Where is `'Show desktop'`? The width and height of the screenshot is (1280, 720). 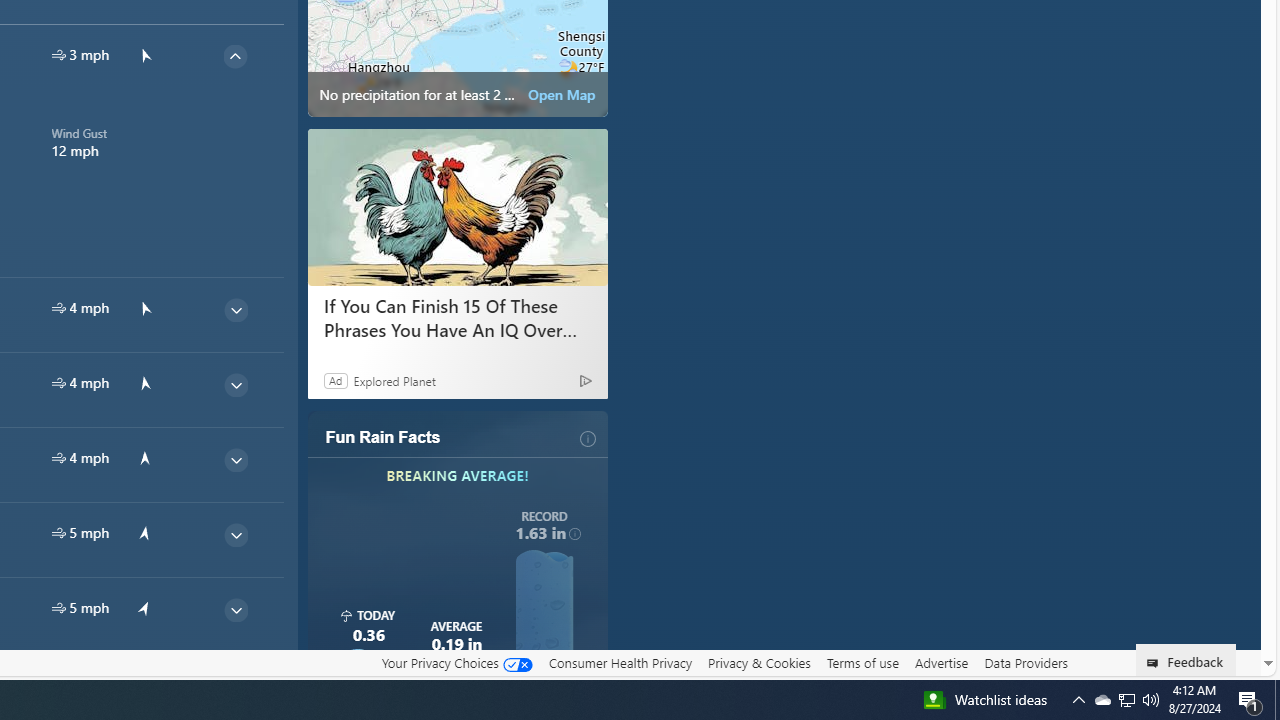 'Show desktop' is located at coordinates (1276, 698).